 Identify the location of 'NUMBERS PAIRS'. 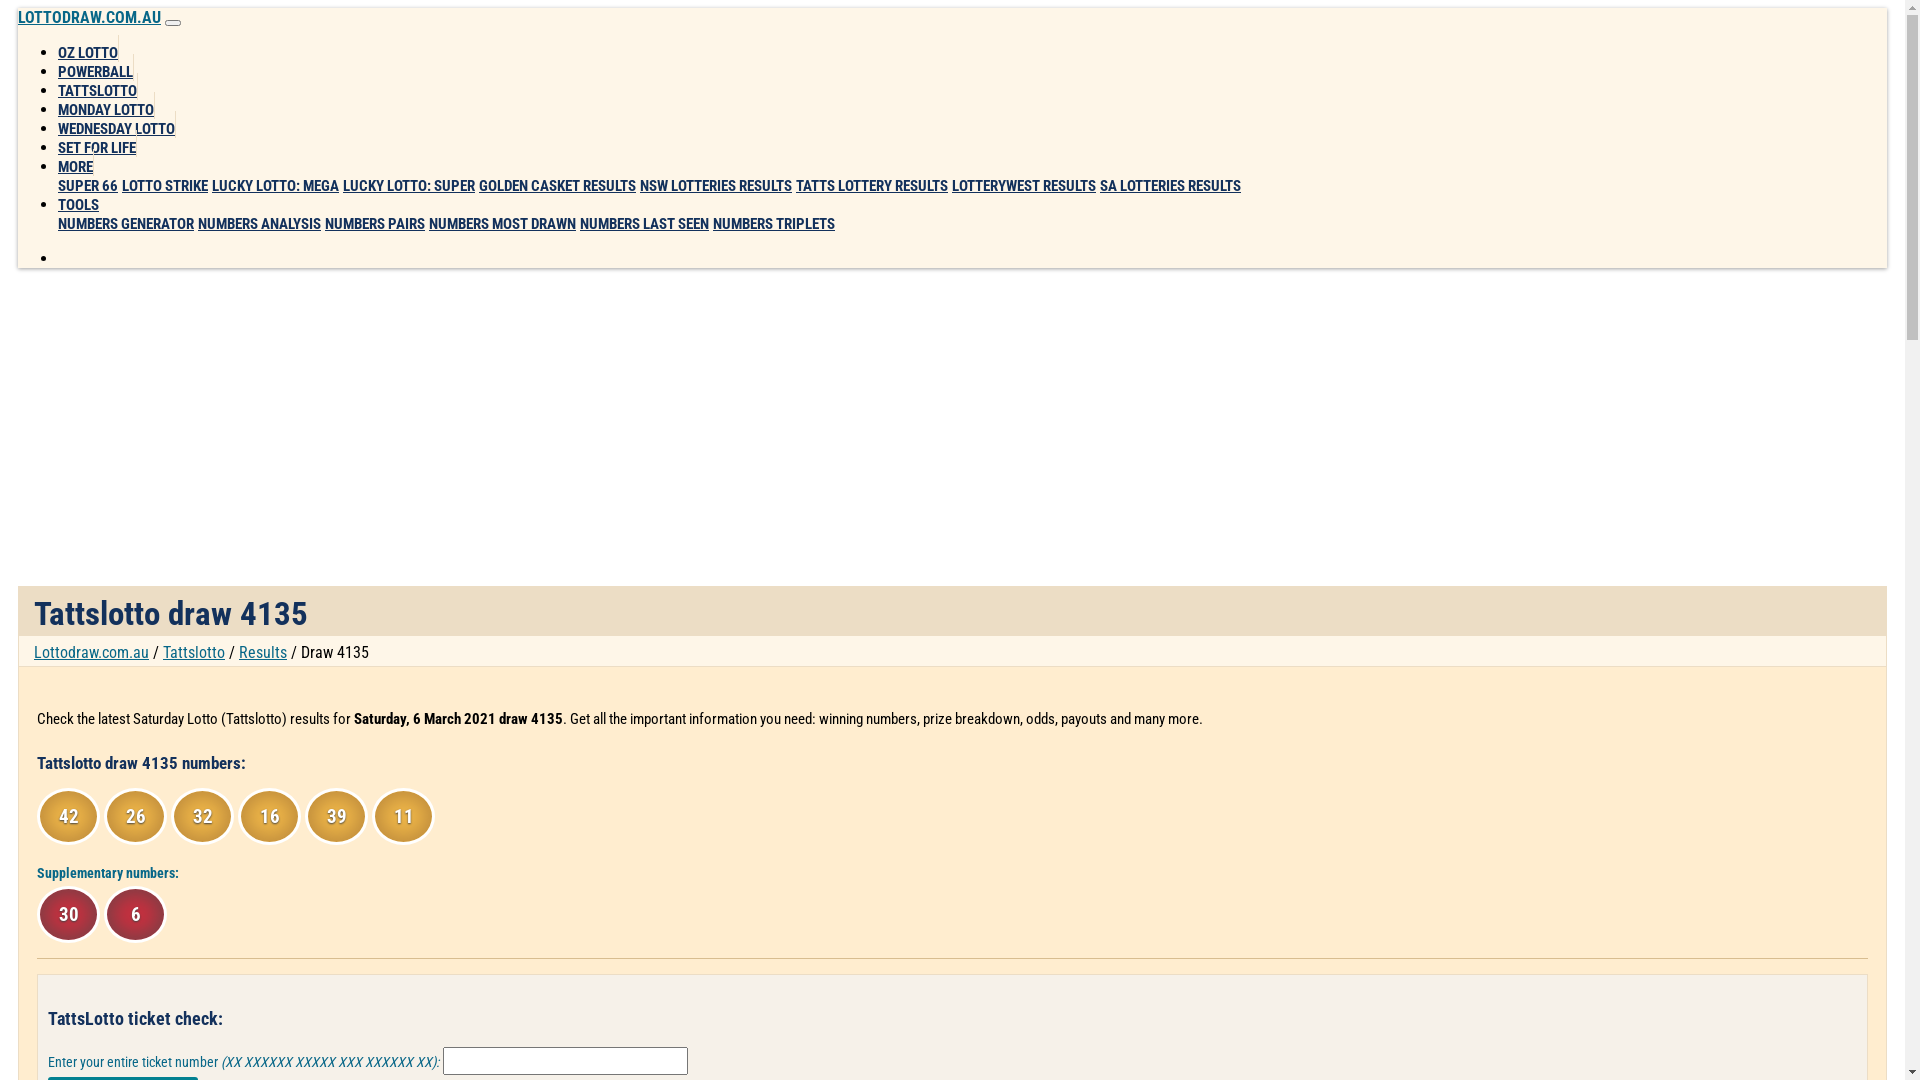
(374, 223).